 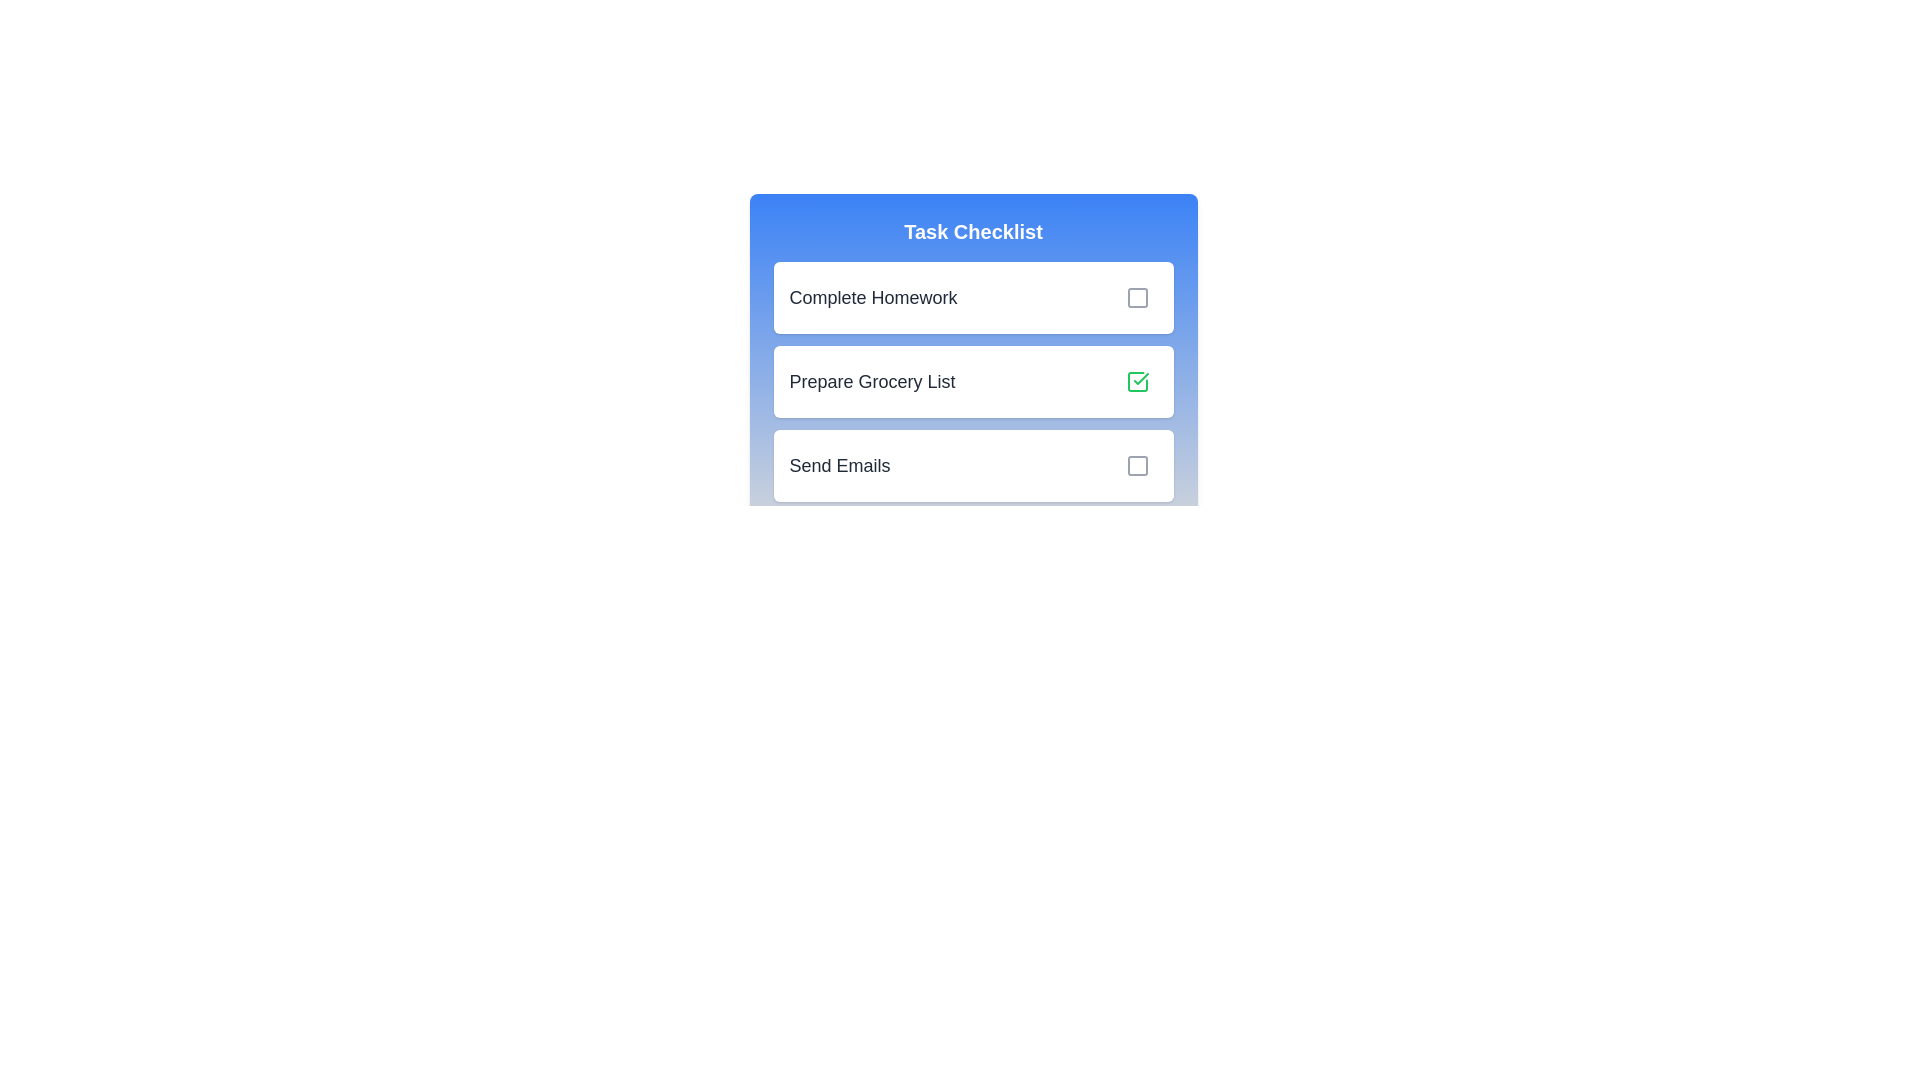 I want to click on the button corresponding to Prepare Grocery List, so click(x=1137, y=381).